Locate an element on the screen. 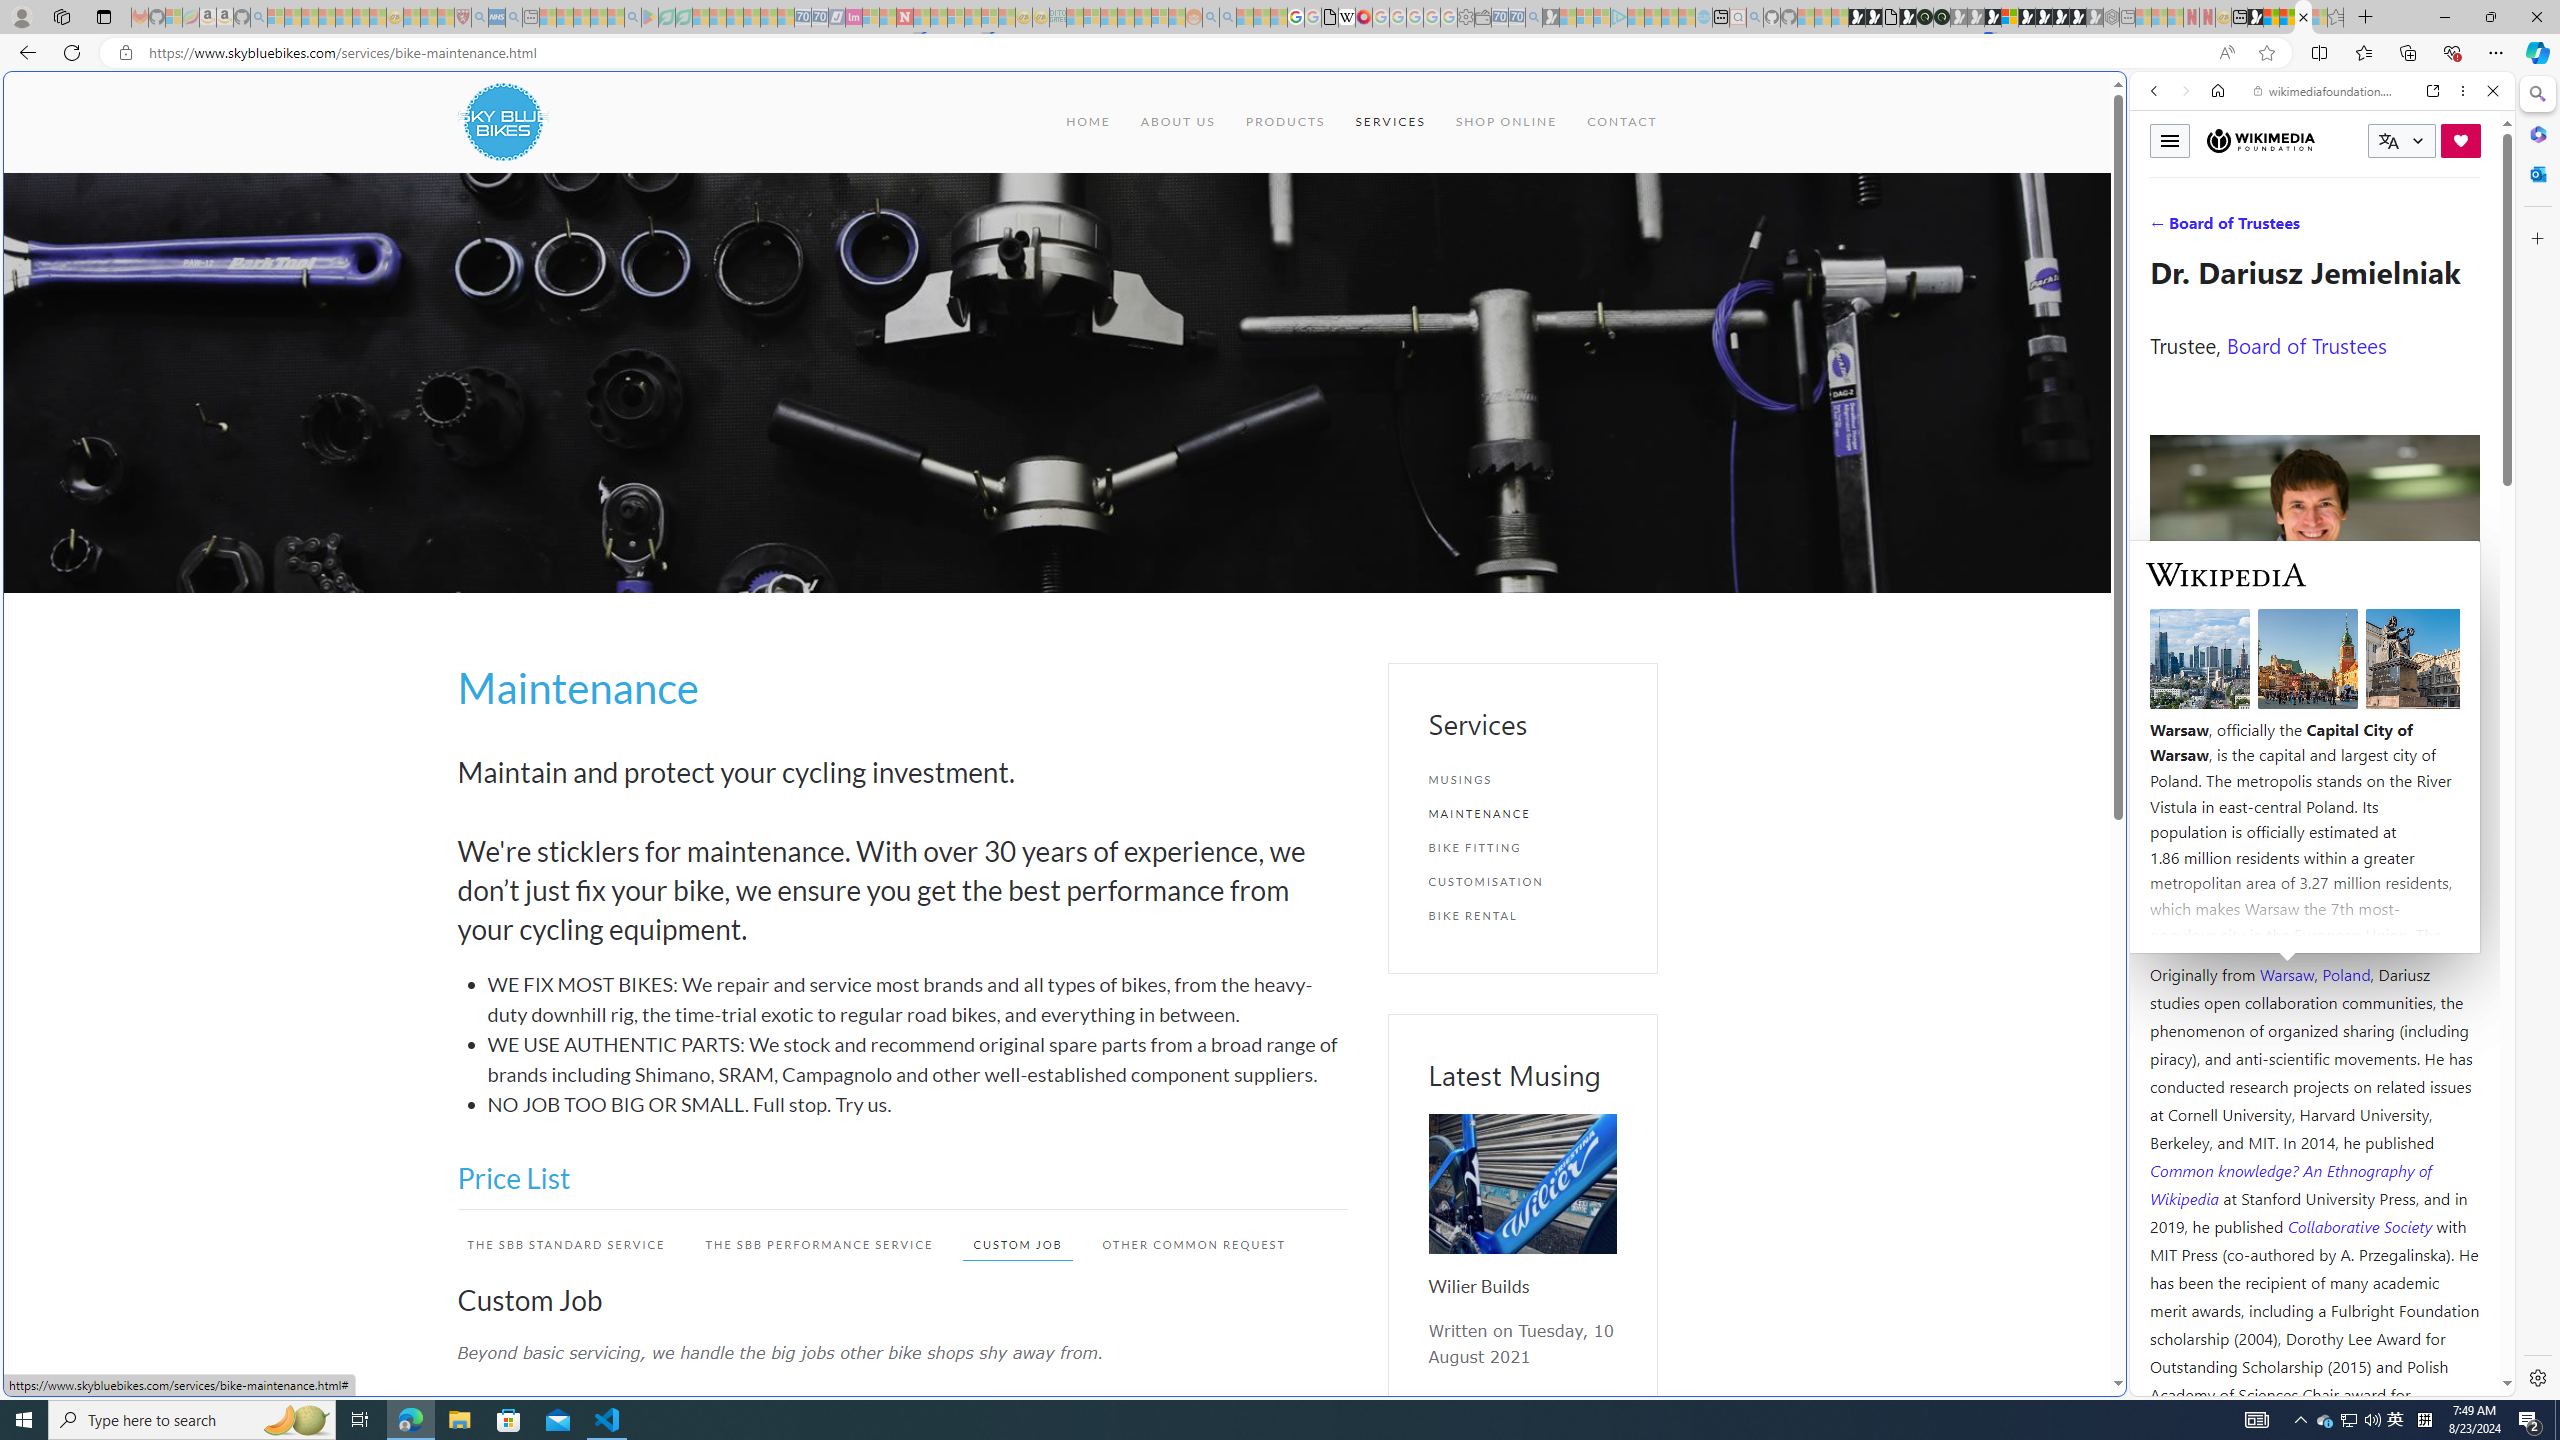 The height and width of the screenshot is (1440, 2560). 'HOME' is located at coordinates (1088, 120).